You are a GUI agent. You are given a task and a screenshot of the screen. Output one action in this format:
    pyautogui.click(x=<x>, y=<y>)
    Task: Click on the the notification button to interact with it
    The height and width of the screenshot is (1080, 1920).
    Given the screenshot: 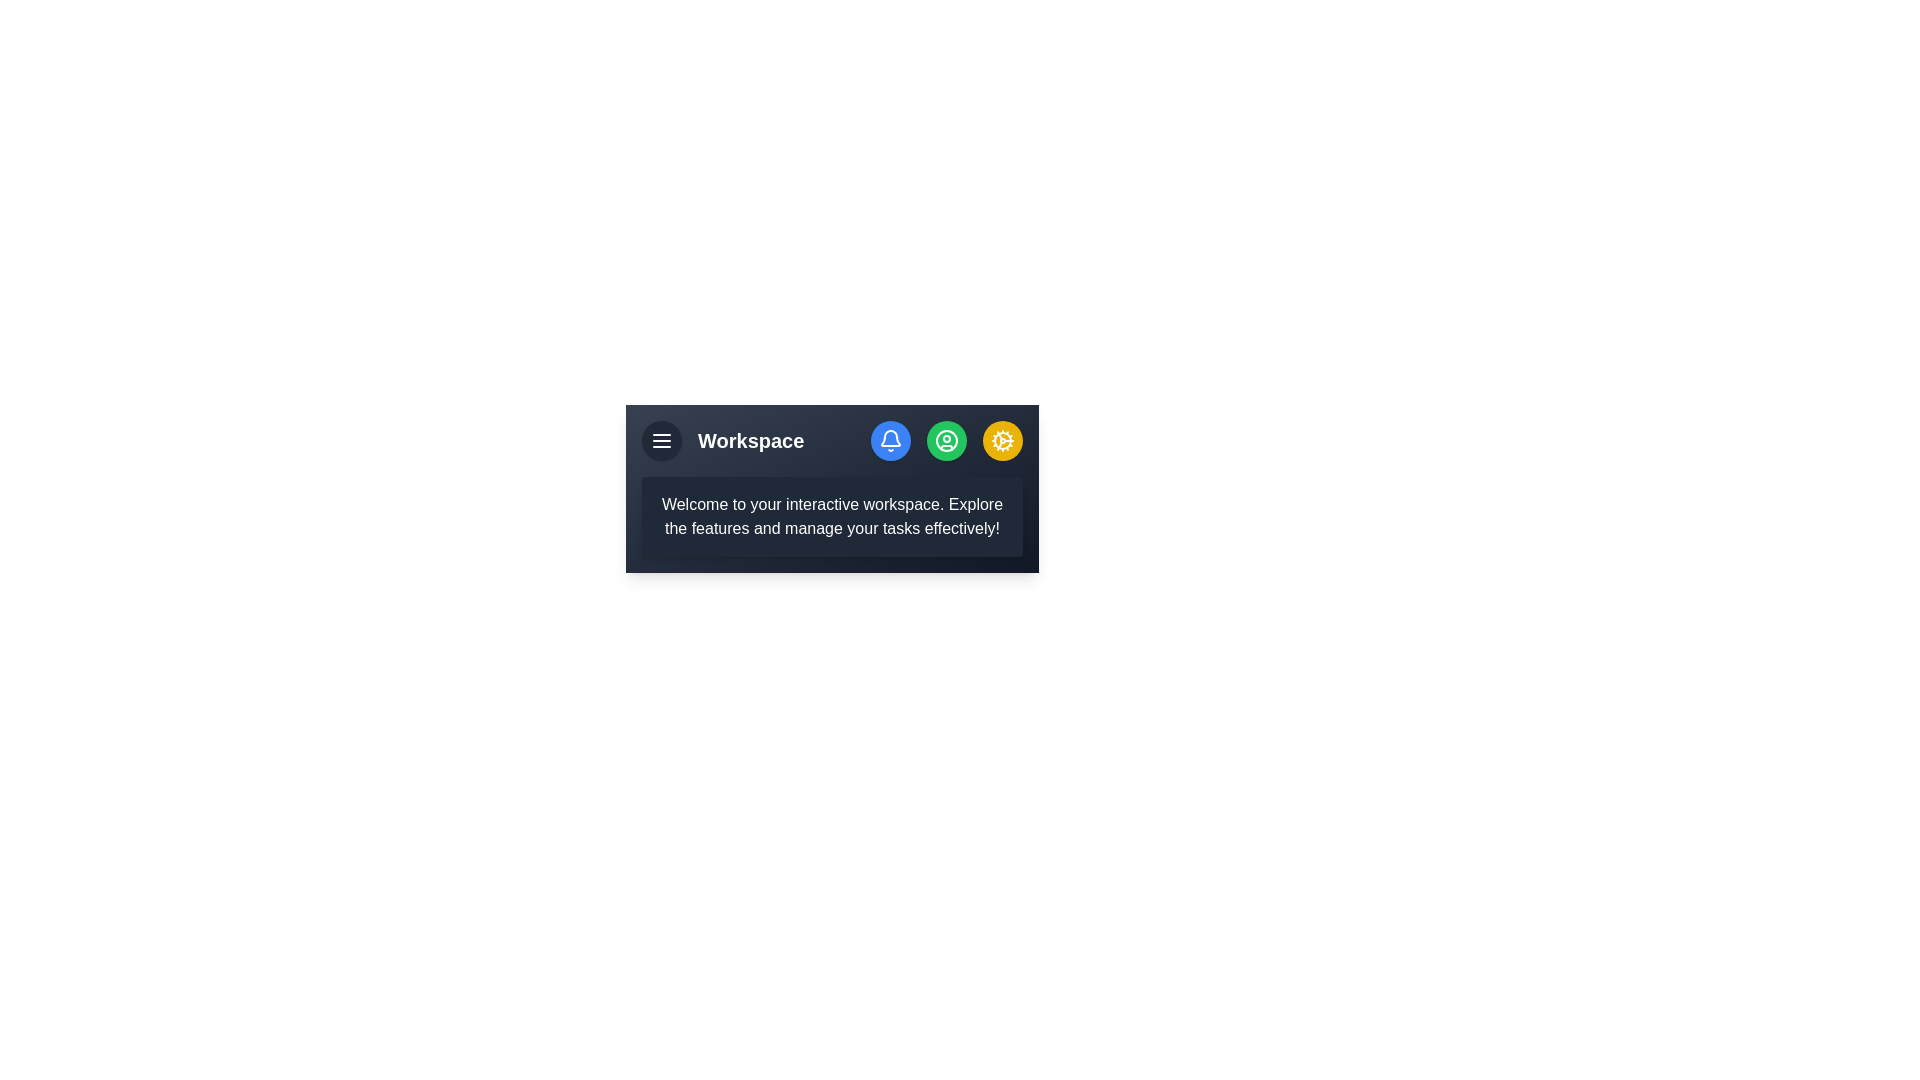 What is the action you would take?
    pyautogui.click(x=890, y=439)
    